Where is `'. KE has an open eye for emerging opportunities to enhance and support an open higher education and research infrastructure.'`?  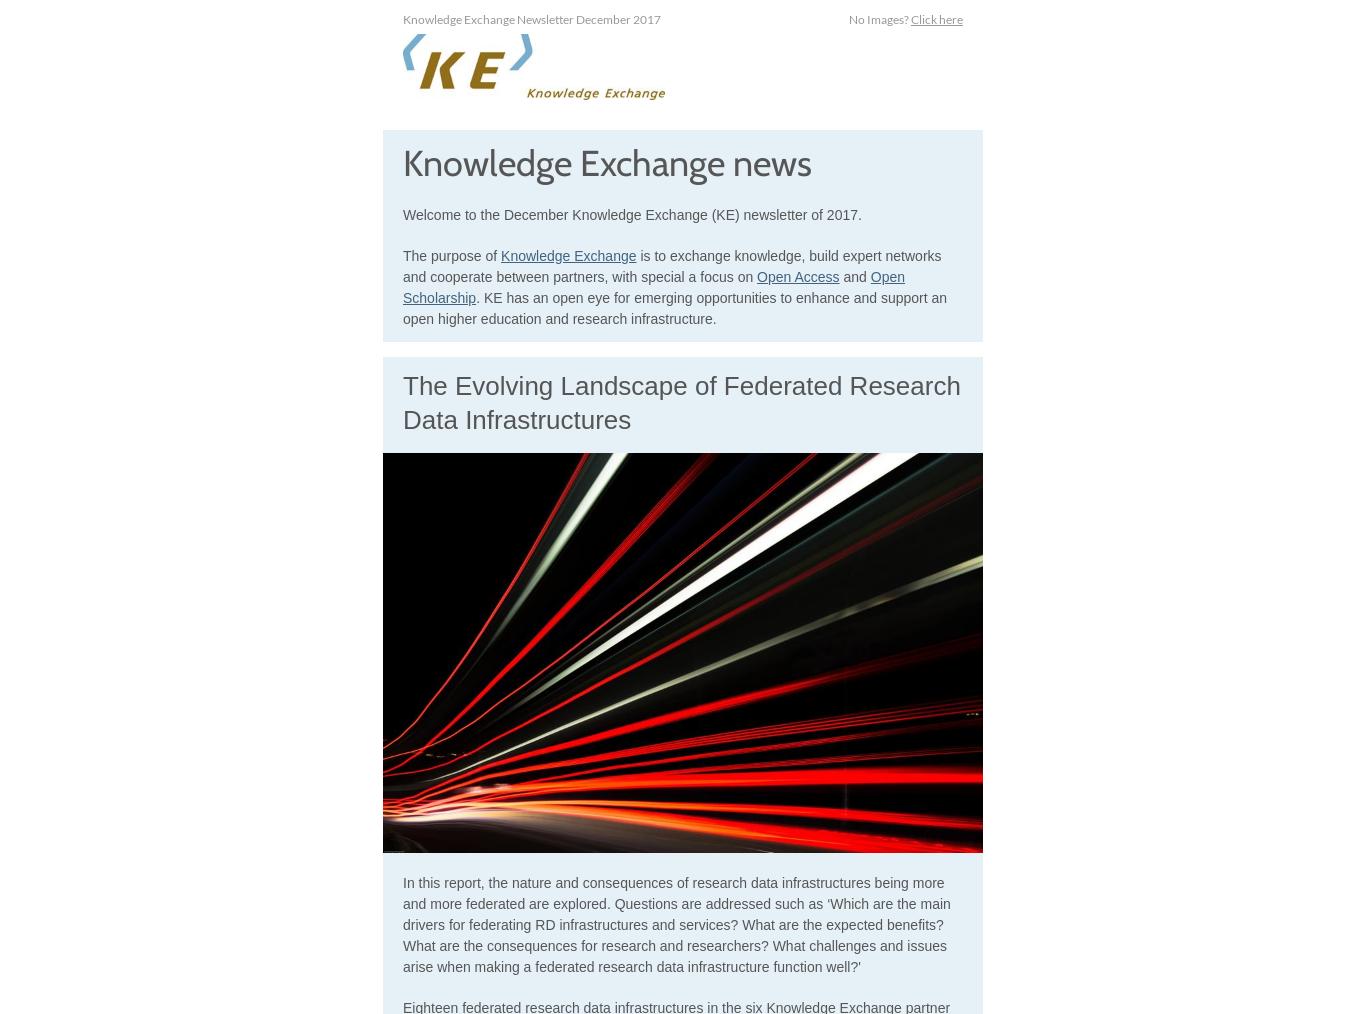
'. KE has an open eye for emerging opportunities to enhance and support an open higher education and research infrastructure.' is located at coordinates (673, 308).